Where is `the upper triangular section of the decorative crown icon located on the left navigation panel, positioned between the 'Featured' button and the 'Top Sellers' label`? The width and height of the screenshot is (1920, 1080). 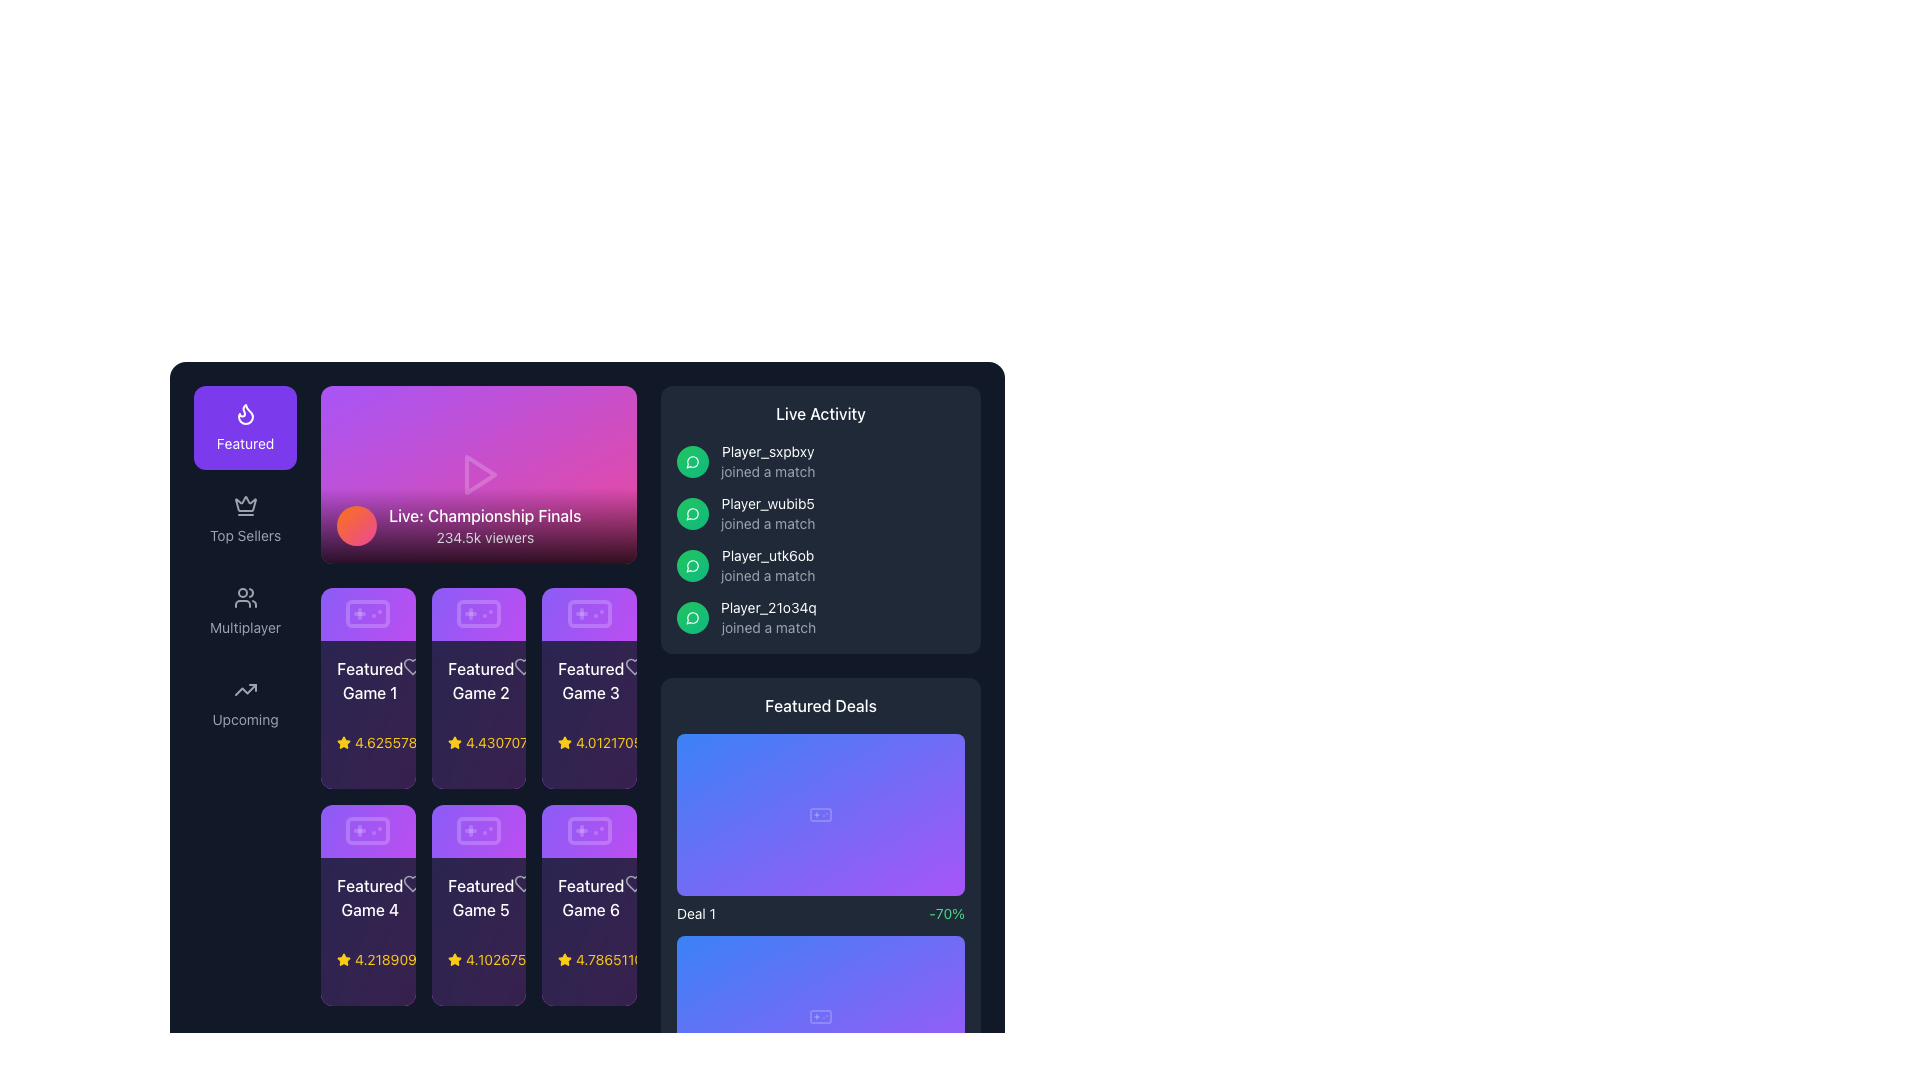
the upper triangular section of the decorative crown icon located on the left navigation panel, positioned between the 'Featured' button and the 'Top Sellers' label is located at coordinates (244, 503).